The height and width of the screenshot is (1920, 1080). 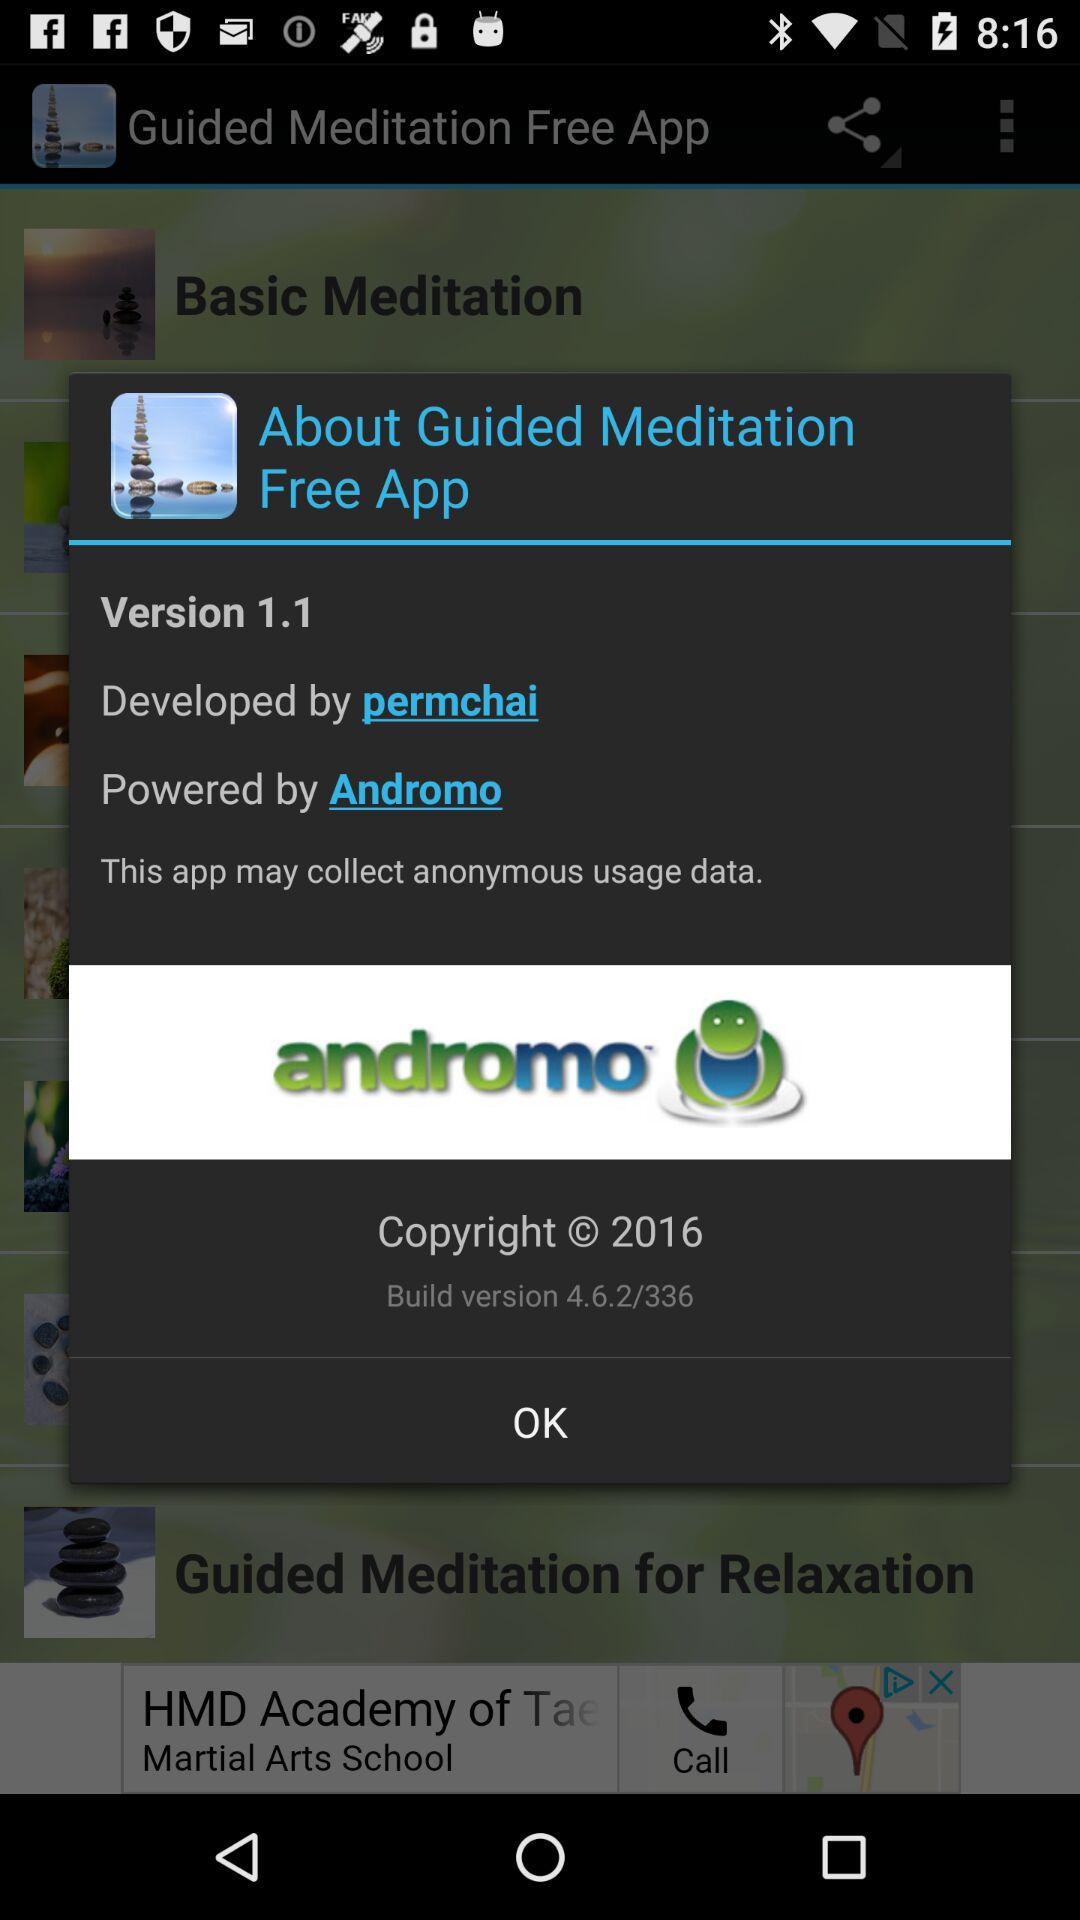 I want to click on the app below version 1.1, so click(x=540, y=714).